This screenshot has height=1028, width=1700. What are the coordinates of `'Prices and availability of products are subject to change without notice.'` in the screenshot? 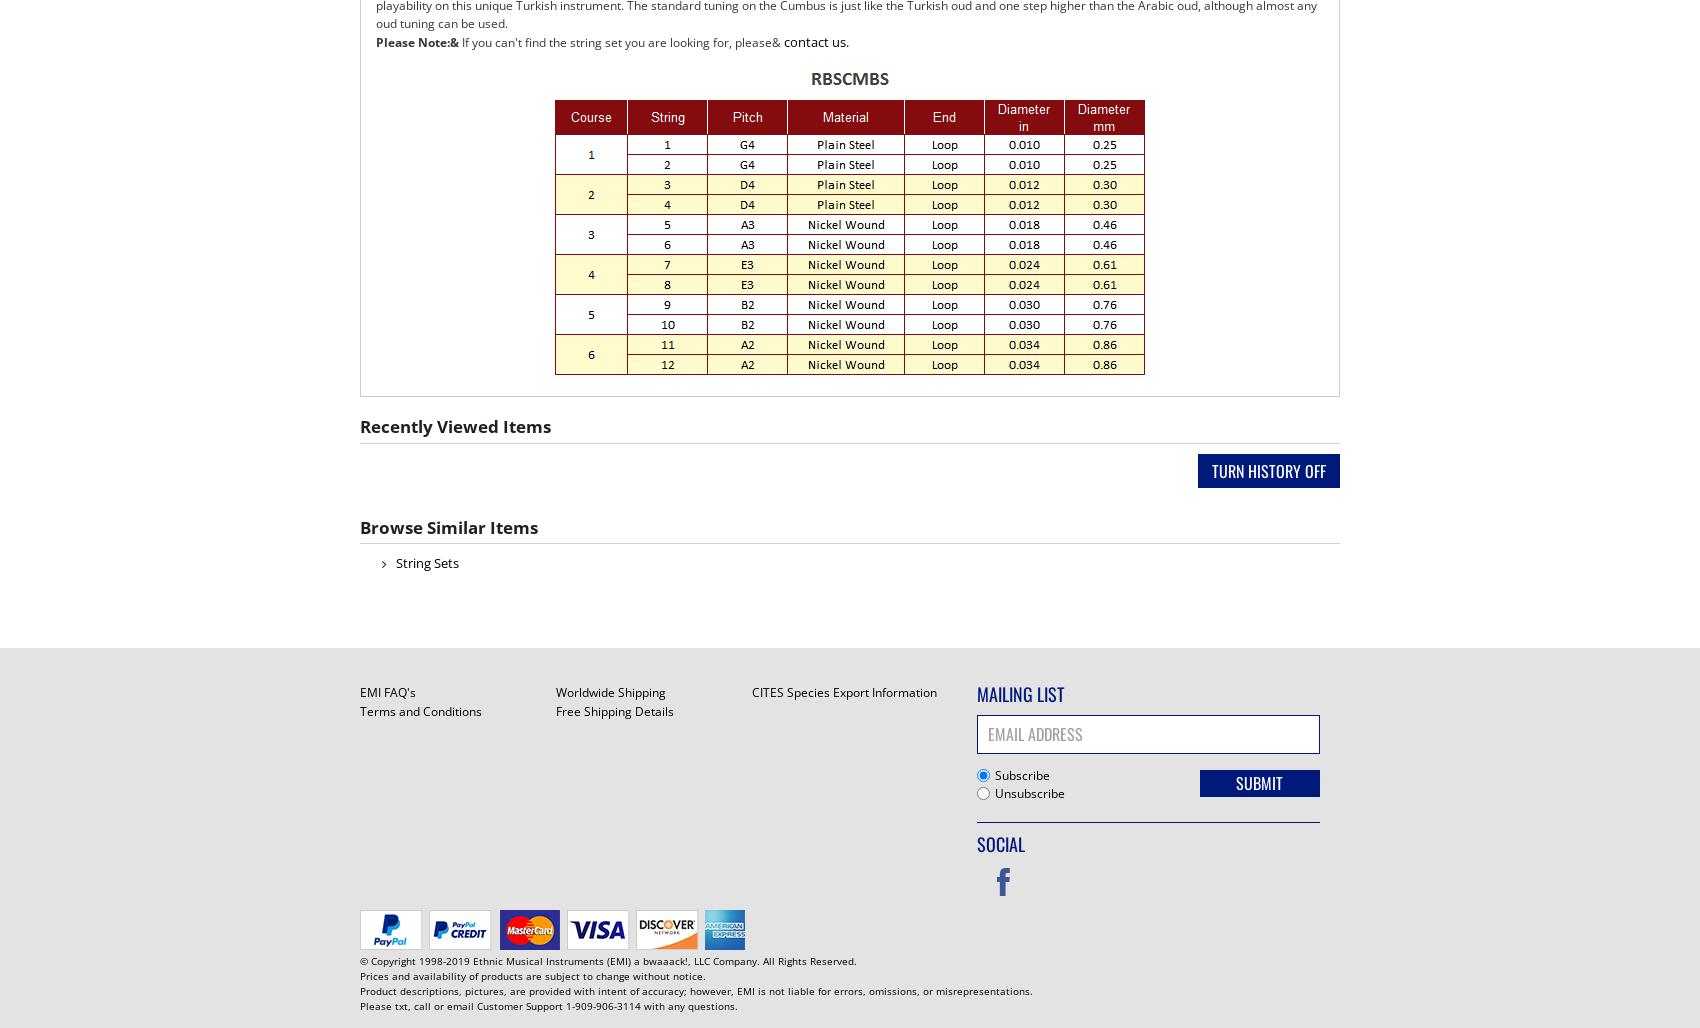 It's located at (359, 973).